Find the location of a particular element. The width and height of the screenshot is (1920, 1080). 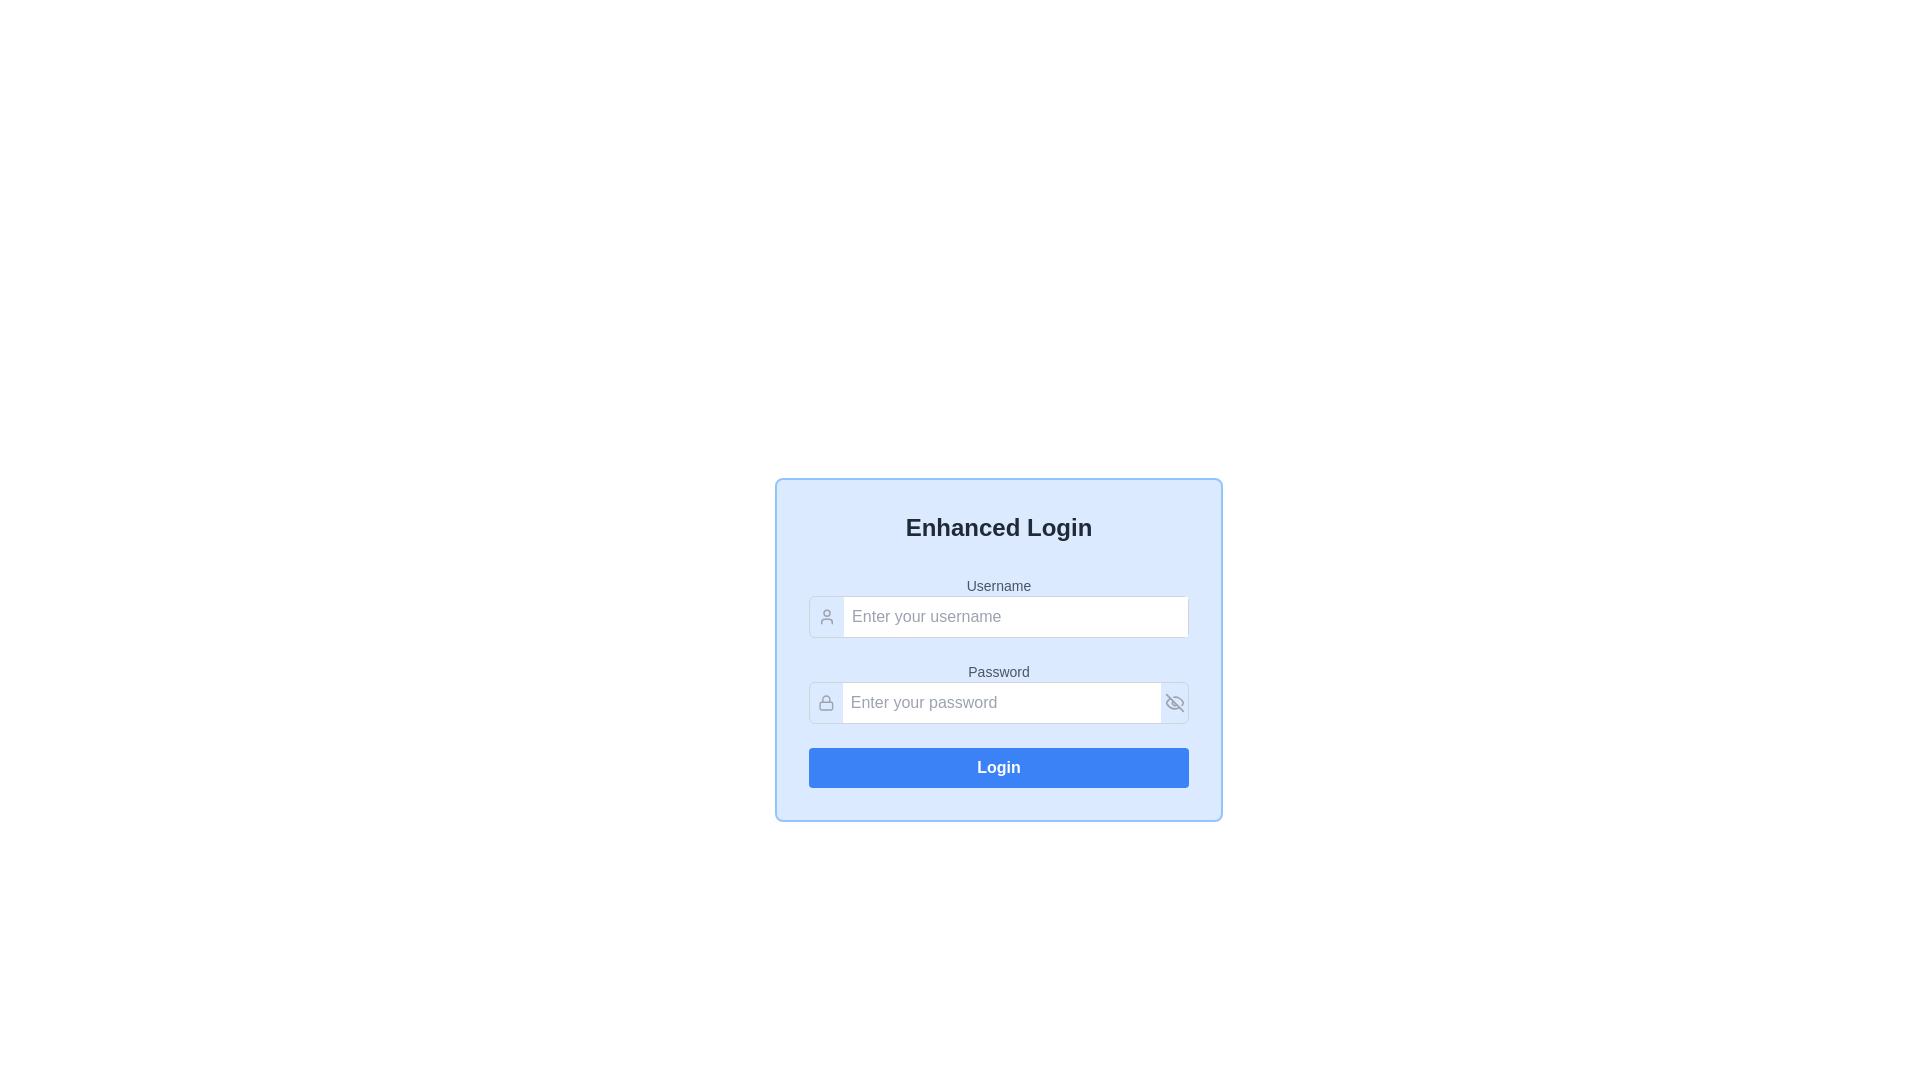

the eye icon with a diagonal line crossing it, located within the password visibility toggle button on the right side of the password input field is located at coordinates (1174, 701).